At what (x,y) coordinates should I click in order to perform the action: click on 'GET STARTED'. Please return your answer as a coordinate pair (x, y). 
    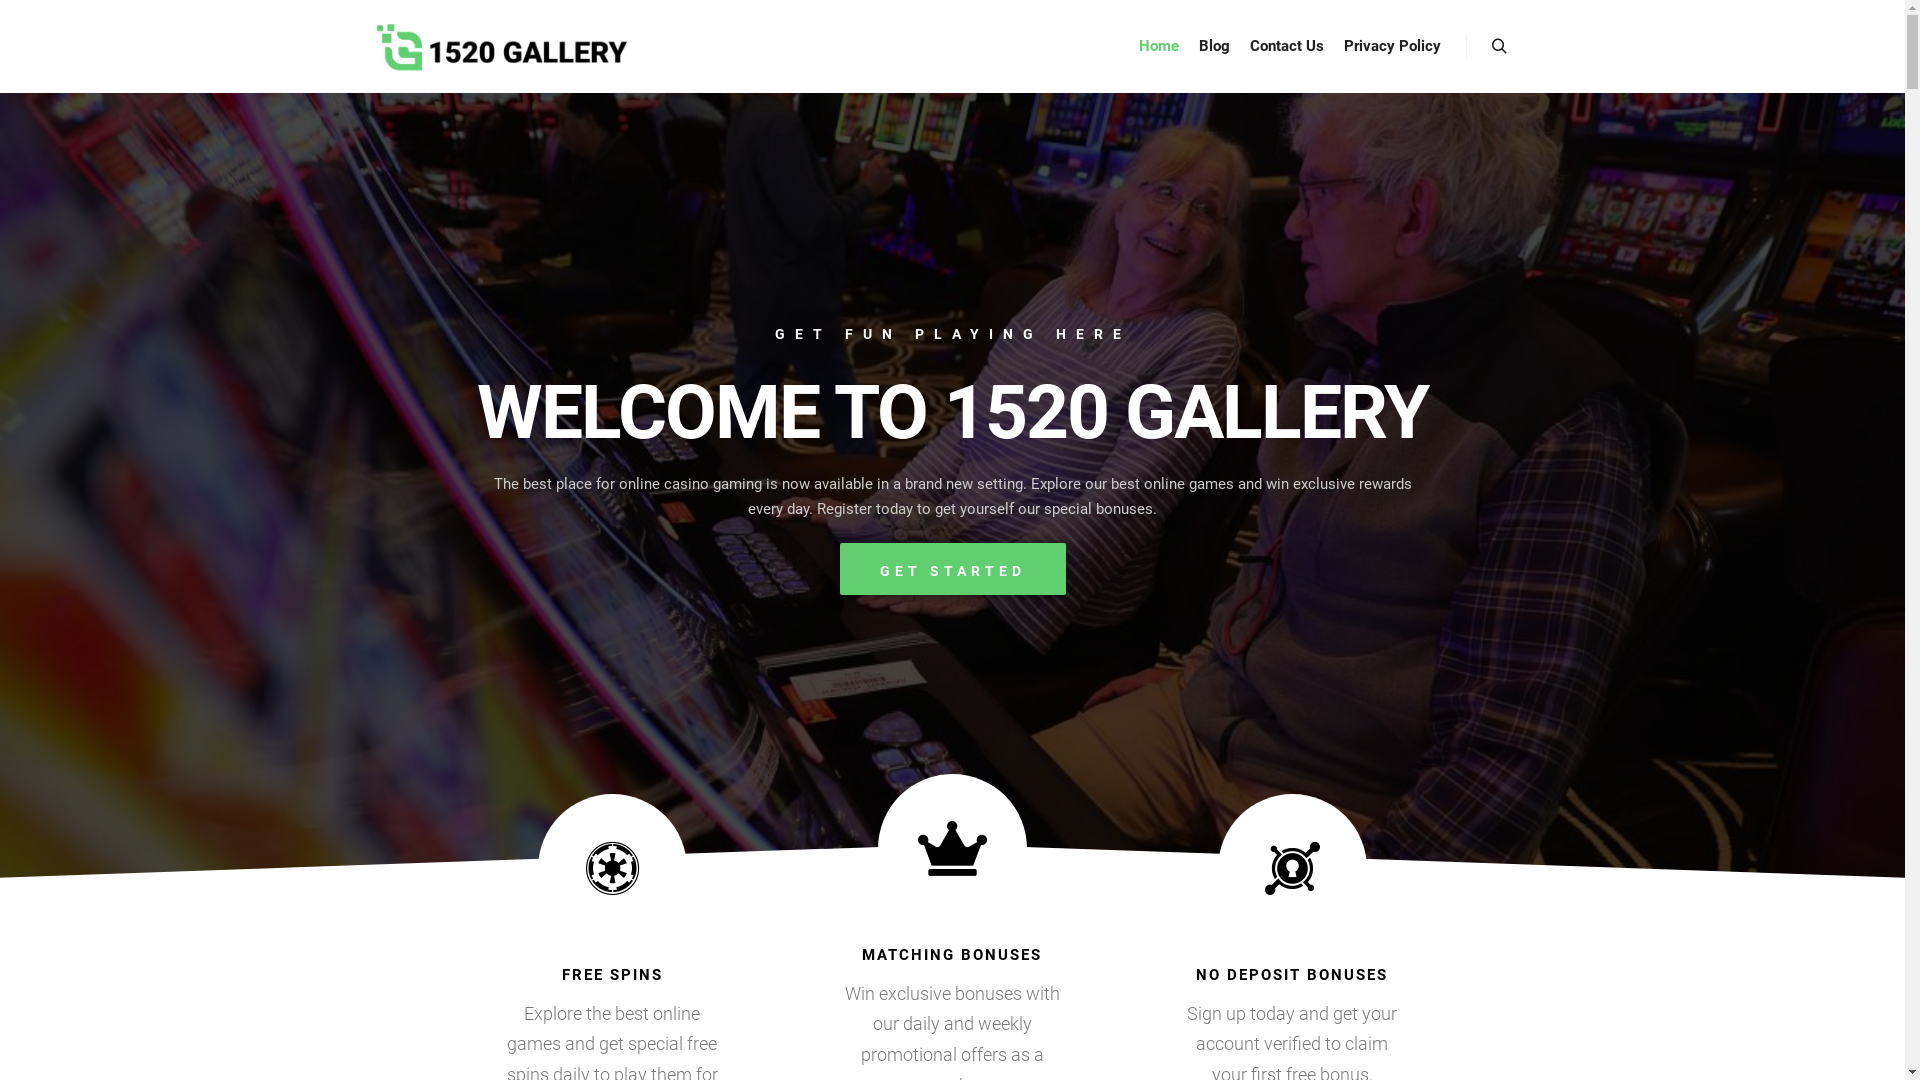
    Looking at the image, I should click on (952, 569).